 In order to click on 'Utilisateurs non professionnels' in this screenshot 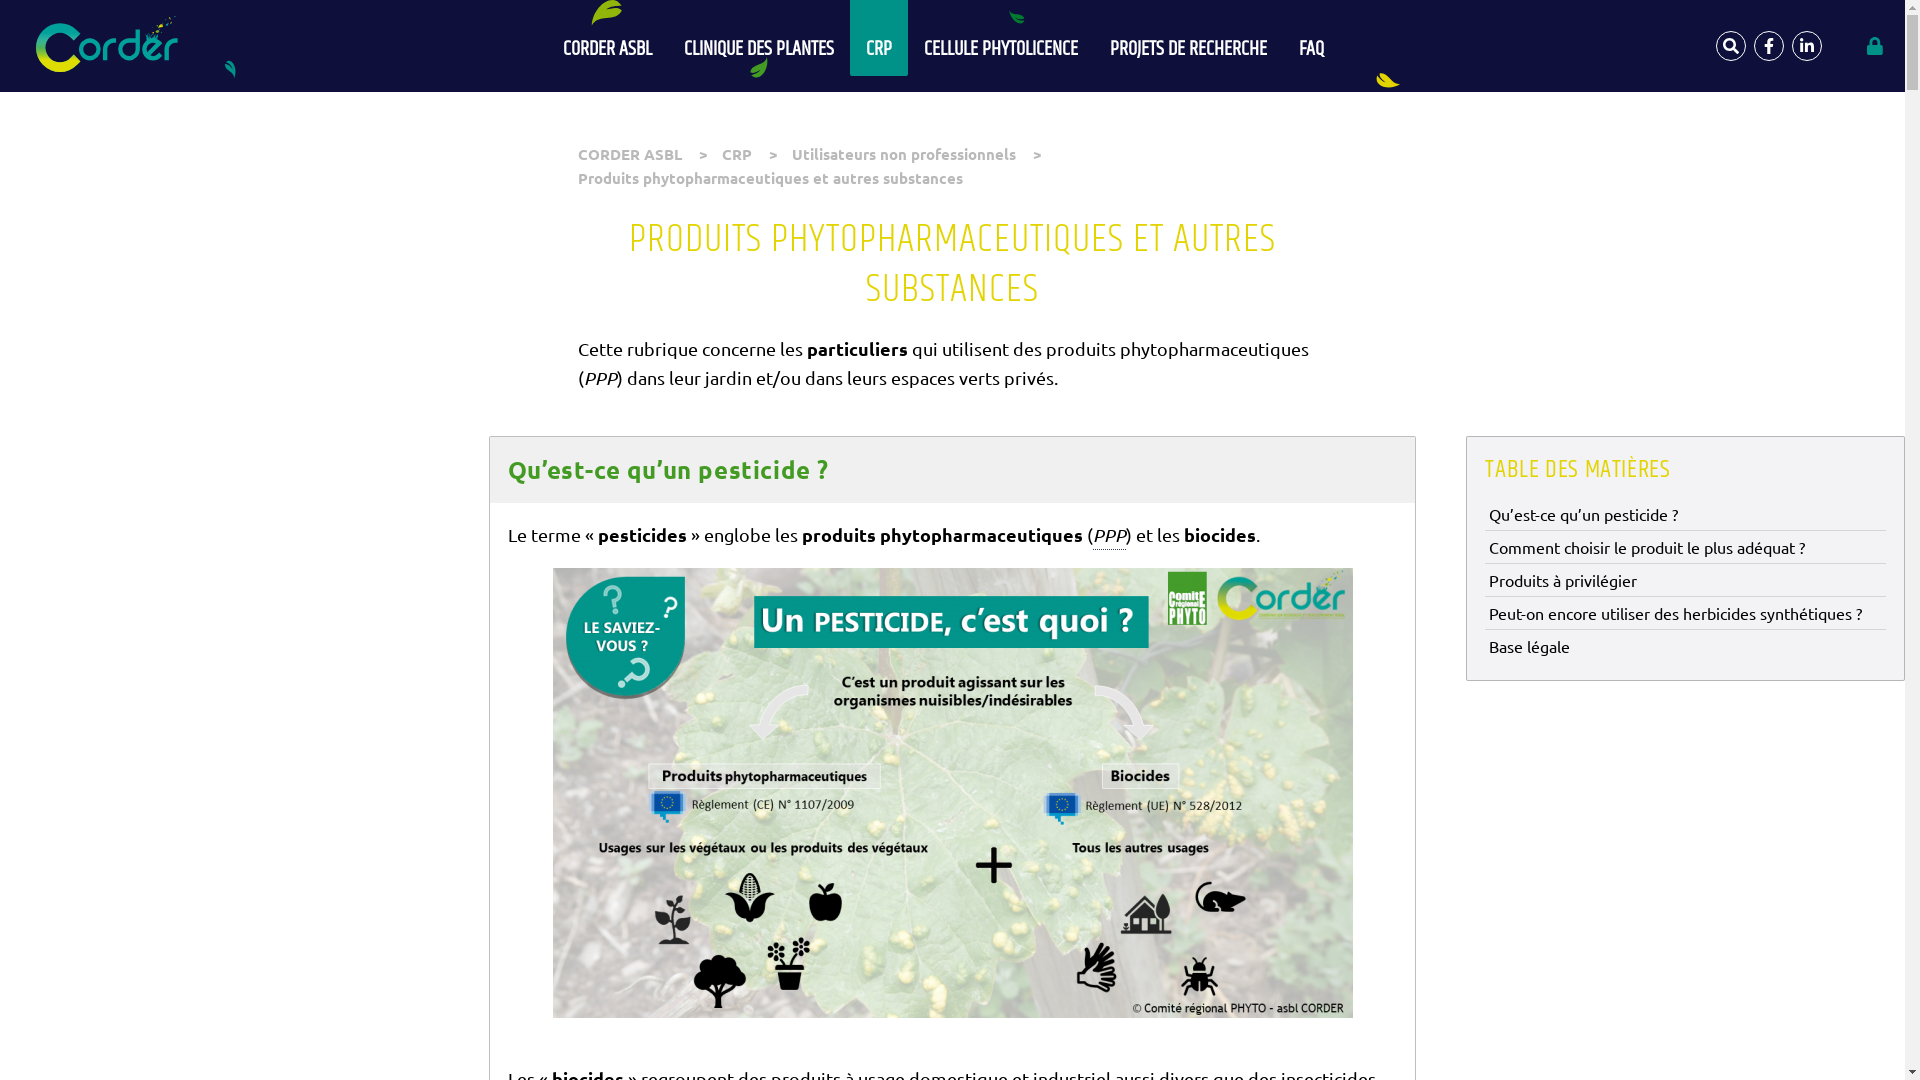, I will do `click(902, 153)`.